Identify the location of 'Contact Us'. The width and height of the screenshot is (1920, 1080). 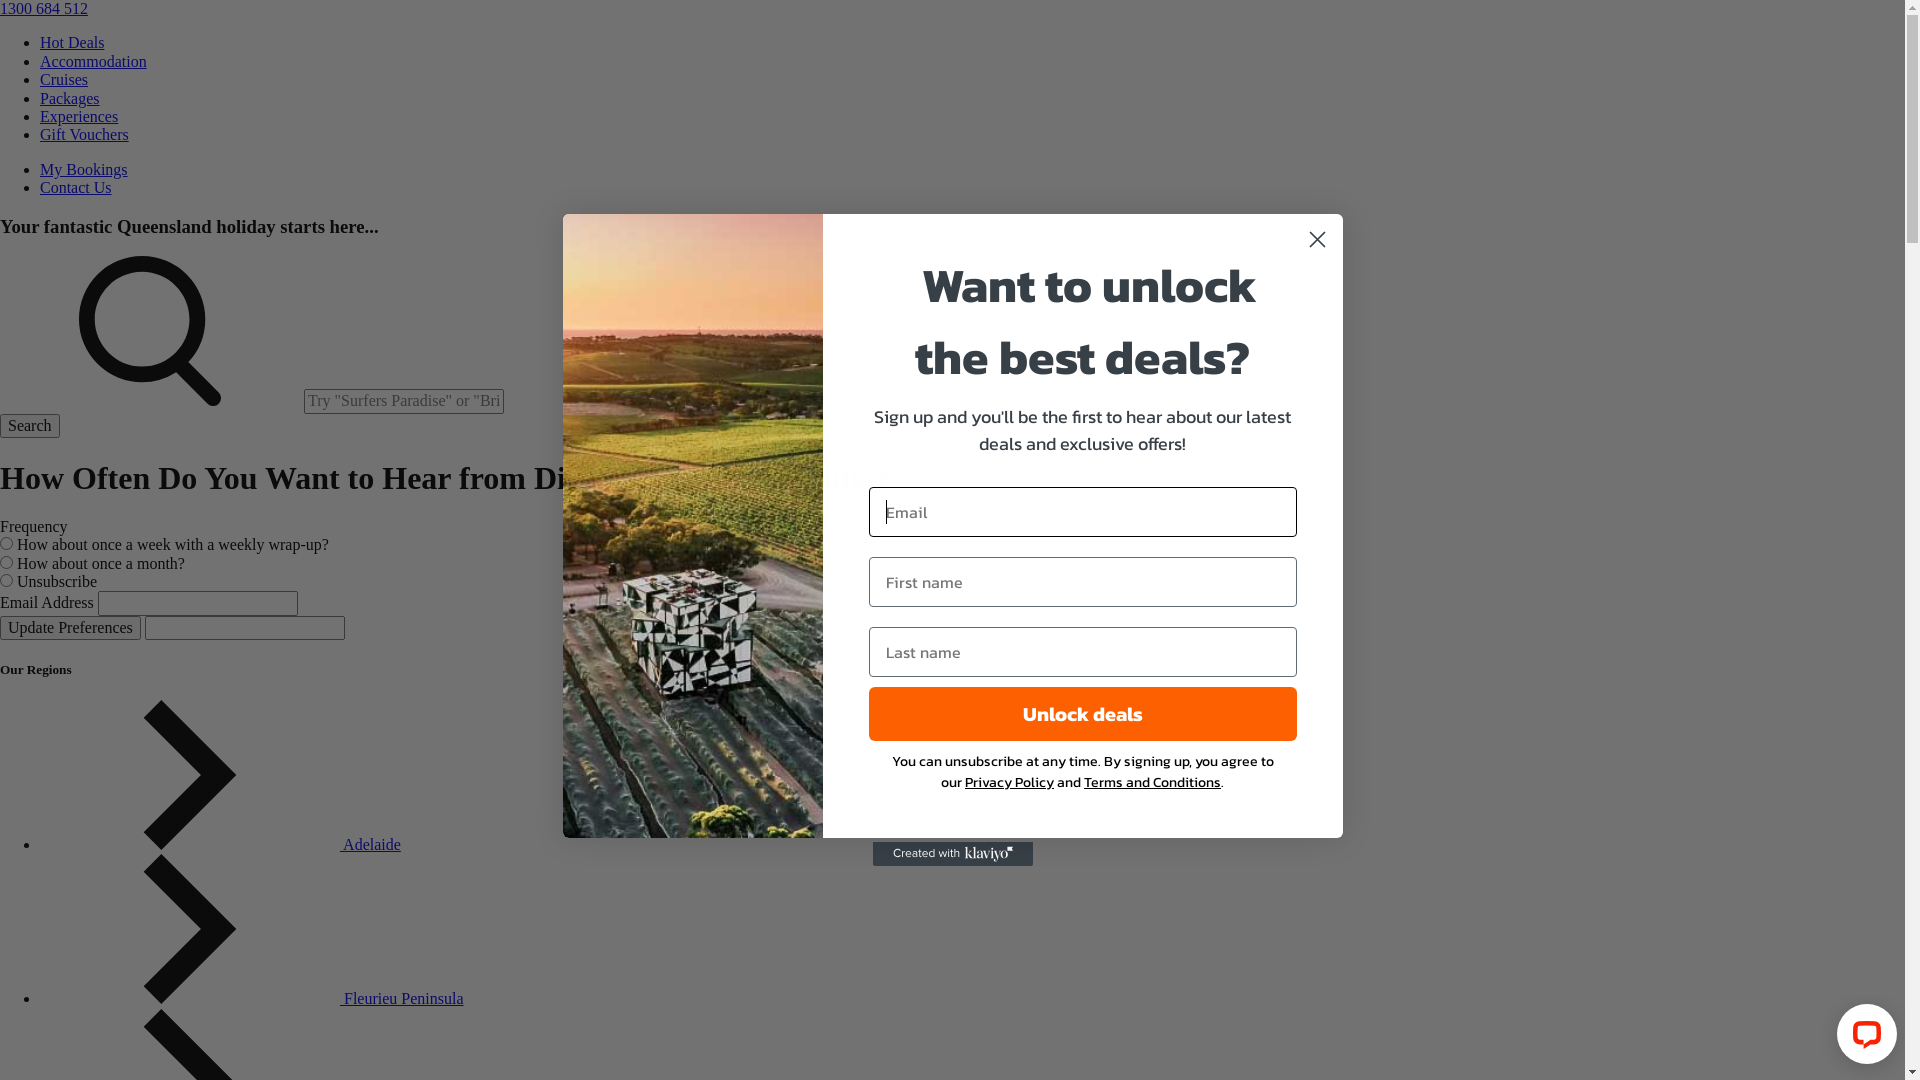
(76, 187).